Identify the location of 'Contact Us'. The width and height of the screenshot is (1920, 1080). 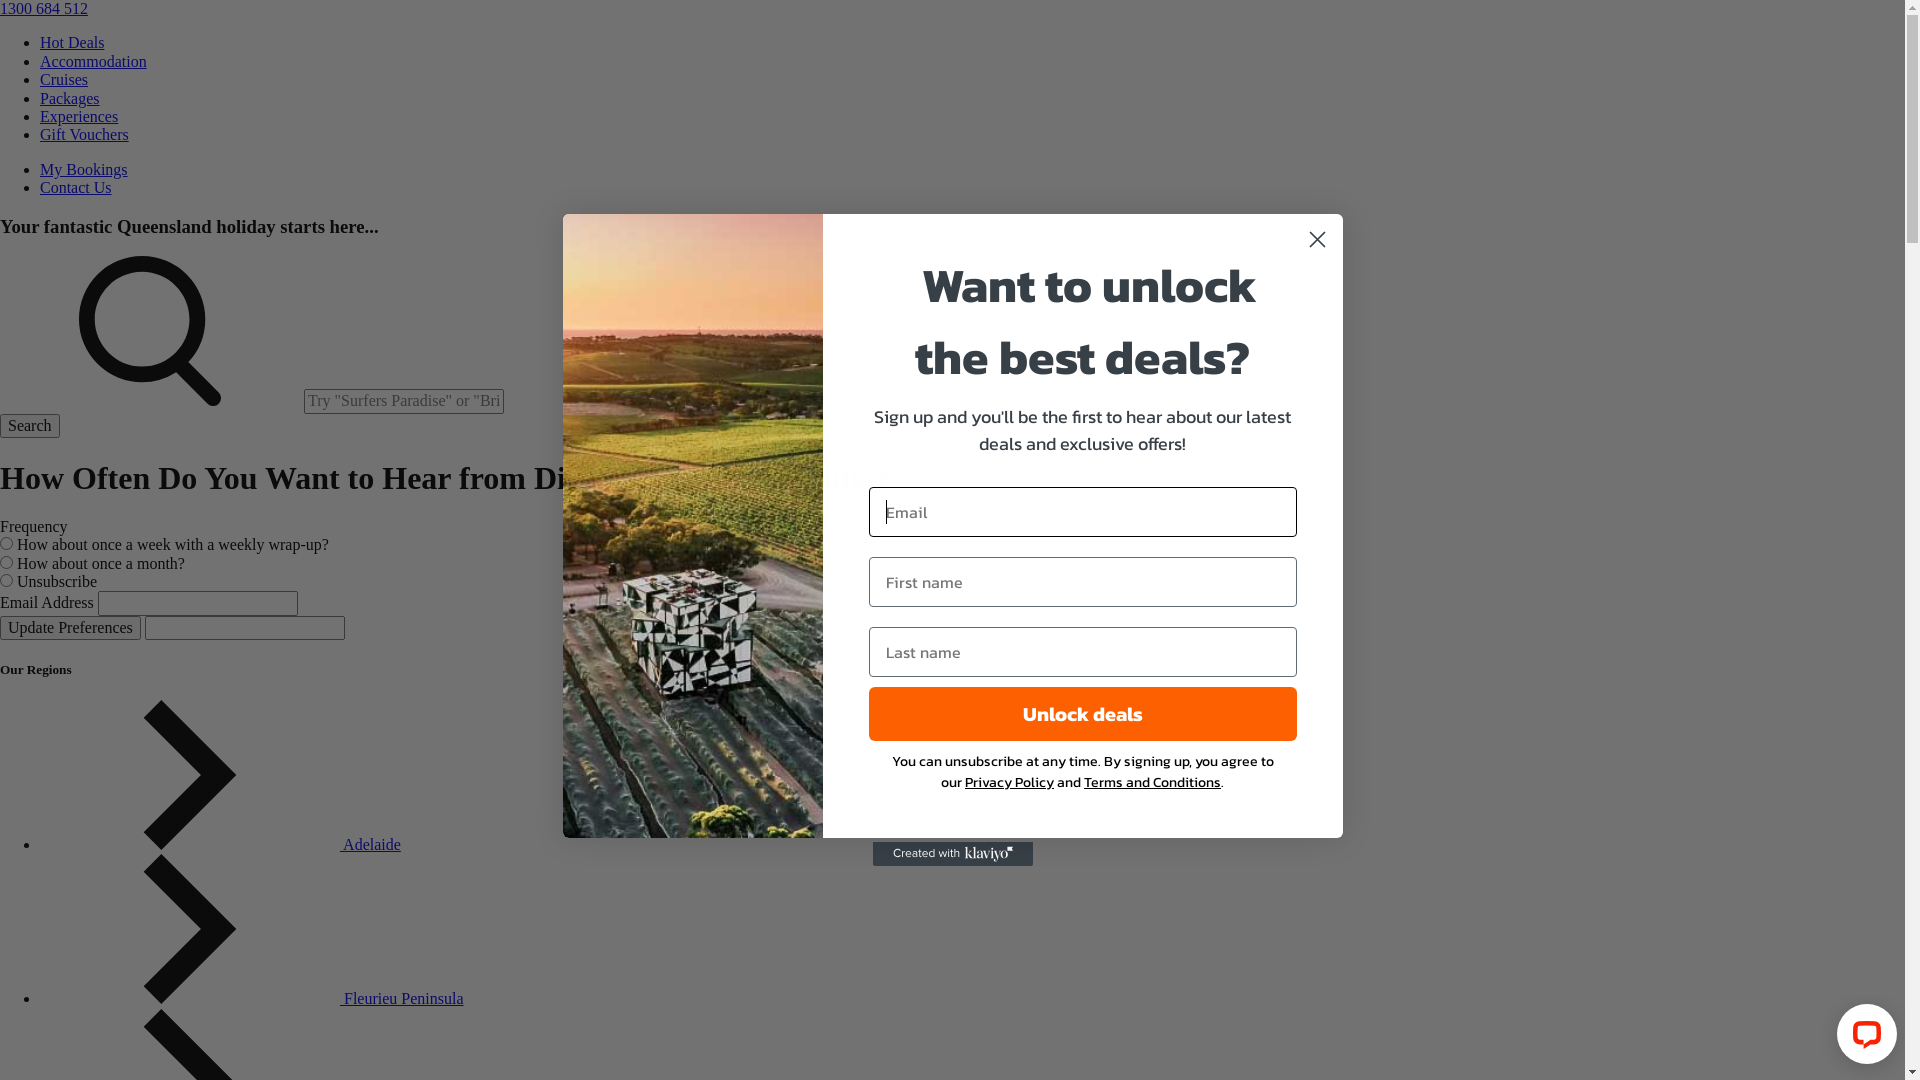
(76, 187).